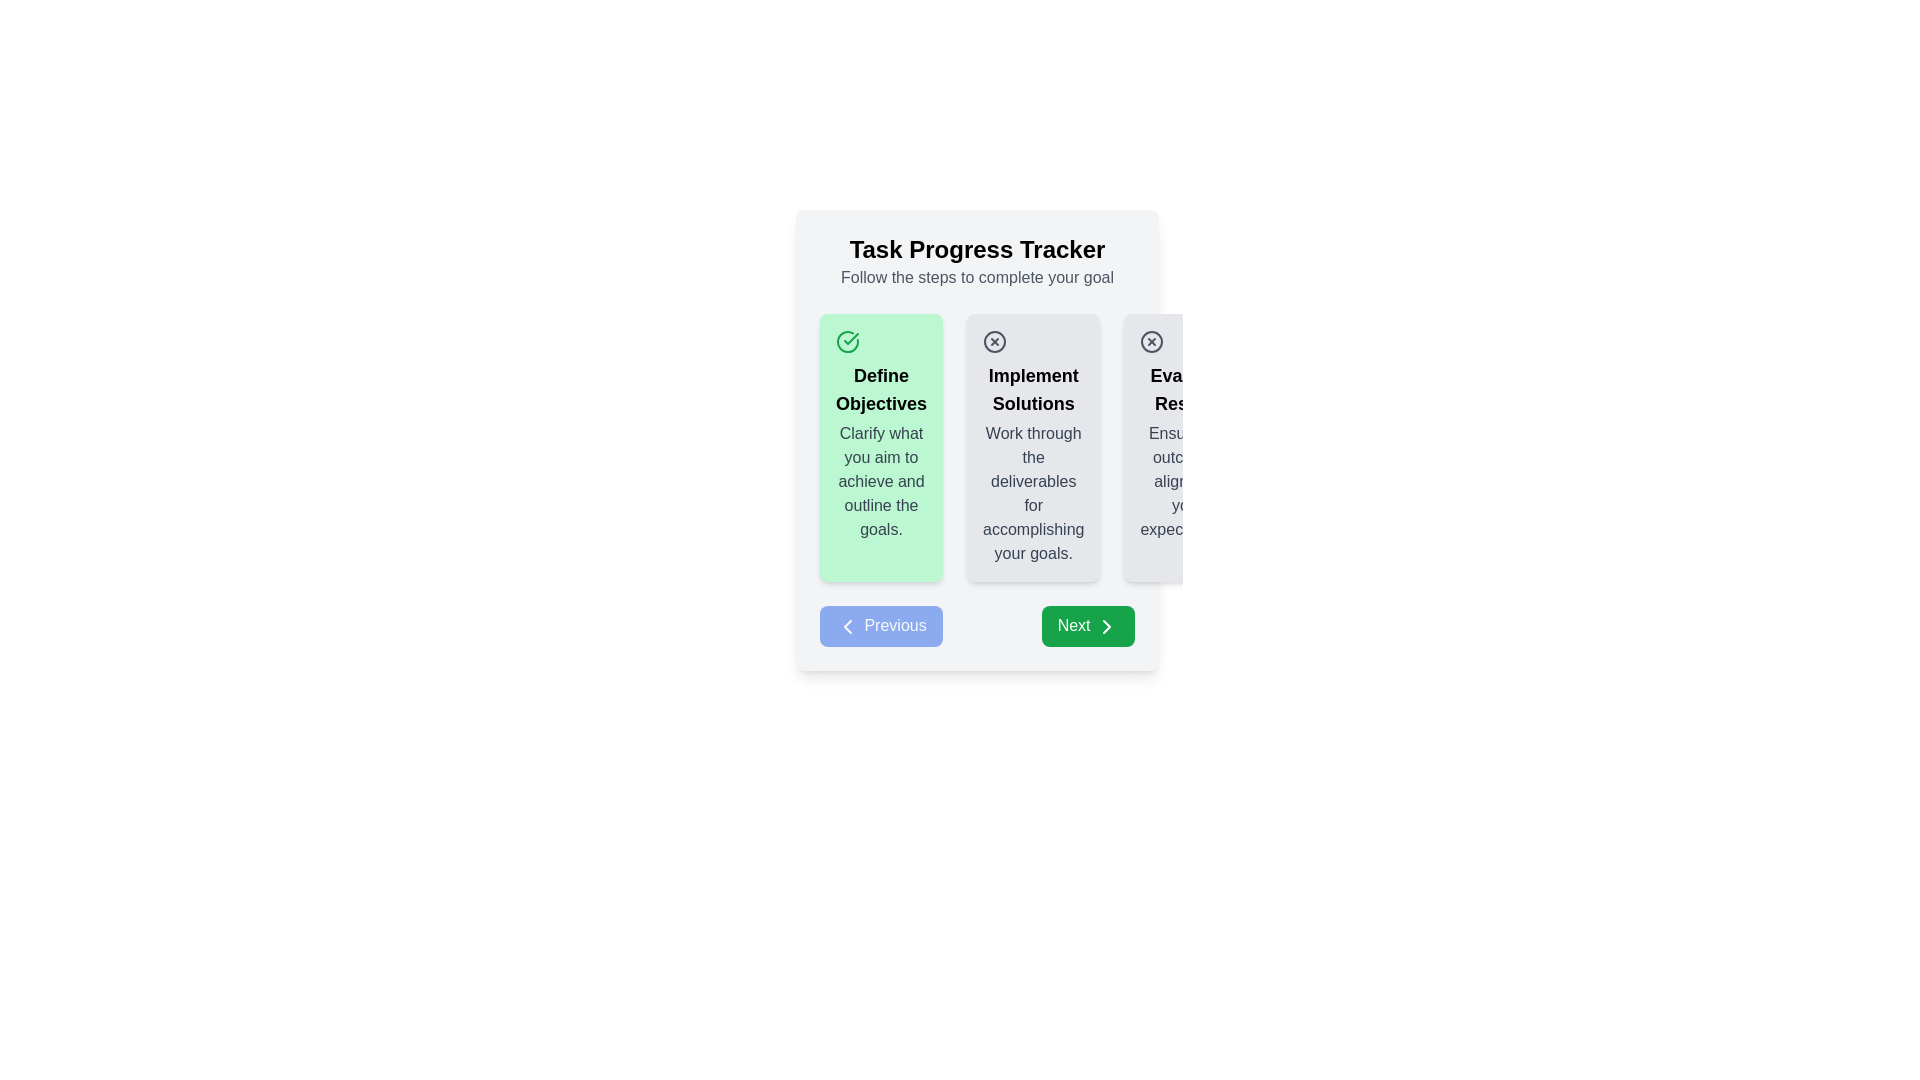 The image size is (1920, 1080). Describe the element at coordinates (848, 624) in the screenshot. I see `the left-pointing arrow icon within the blue 'Previous' button` at that location.